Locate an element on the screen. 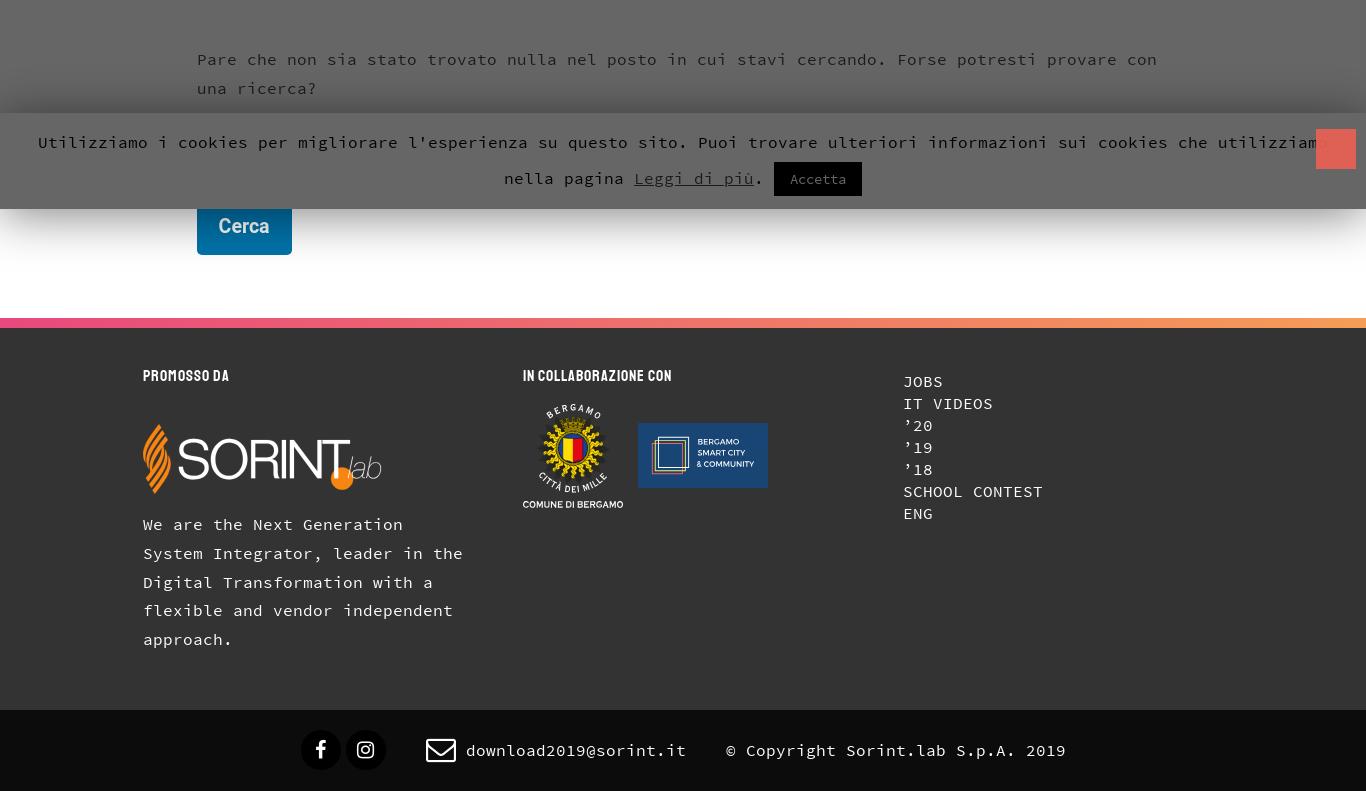 This screenshot has height=791, width=1366. '’18' is located at coordinates (916, 467).